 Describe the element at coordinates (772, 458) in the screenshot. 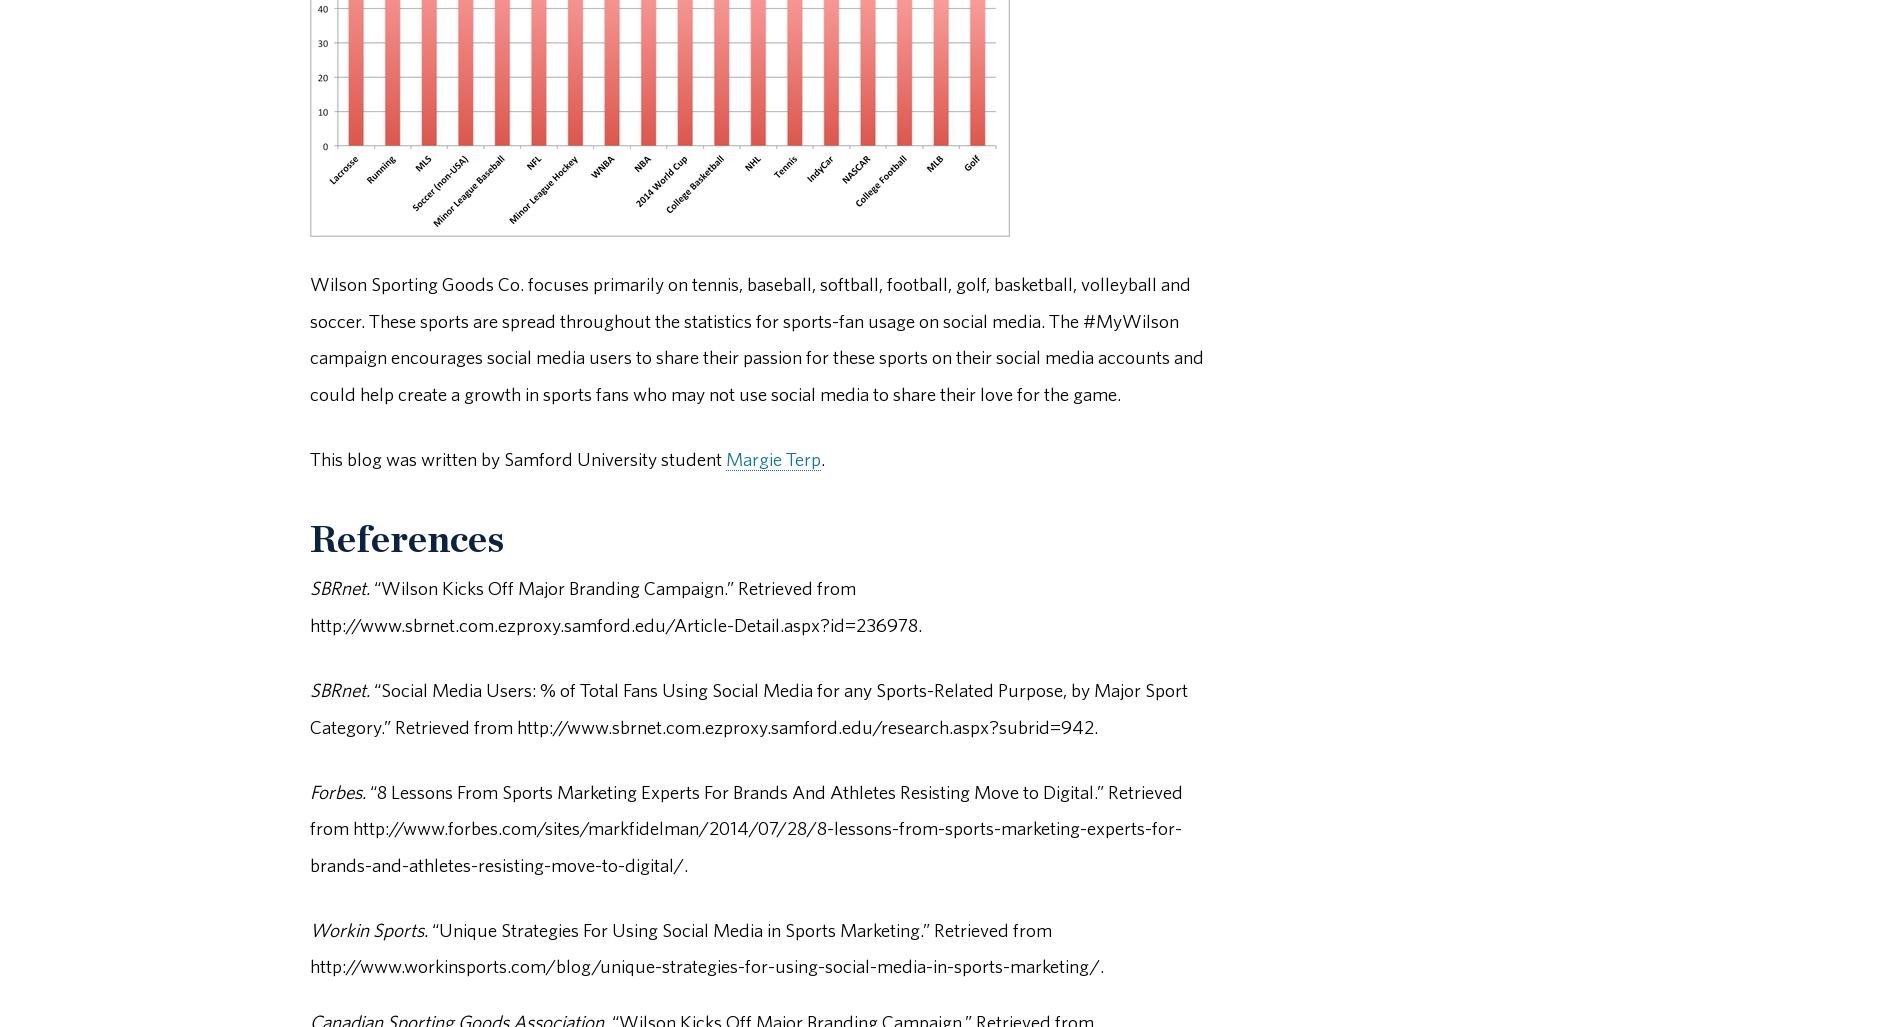

I see `'Margie Terp'` at that location.